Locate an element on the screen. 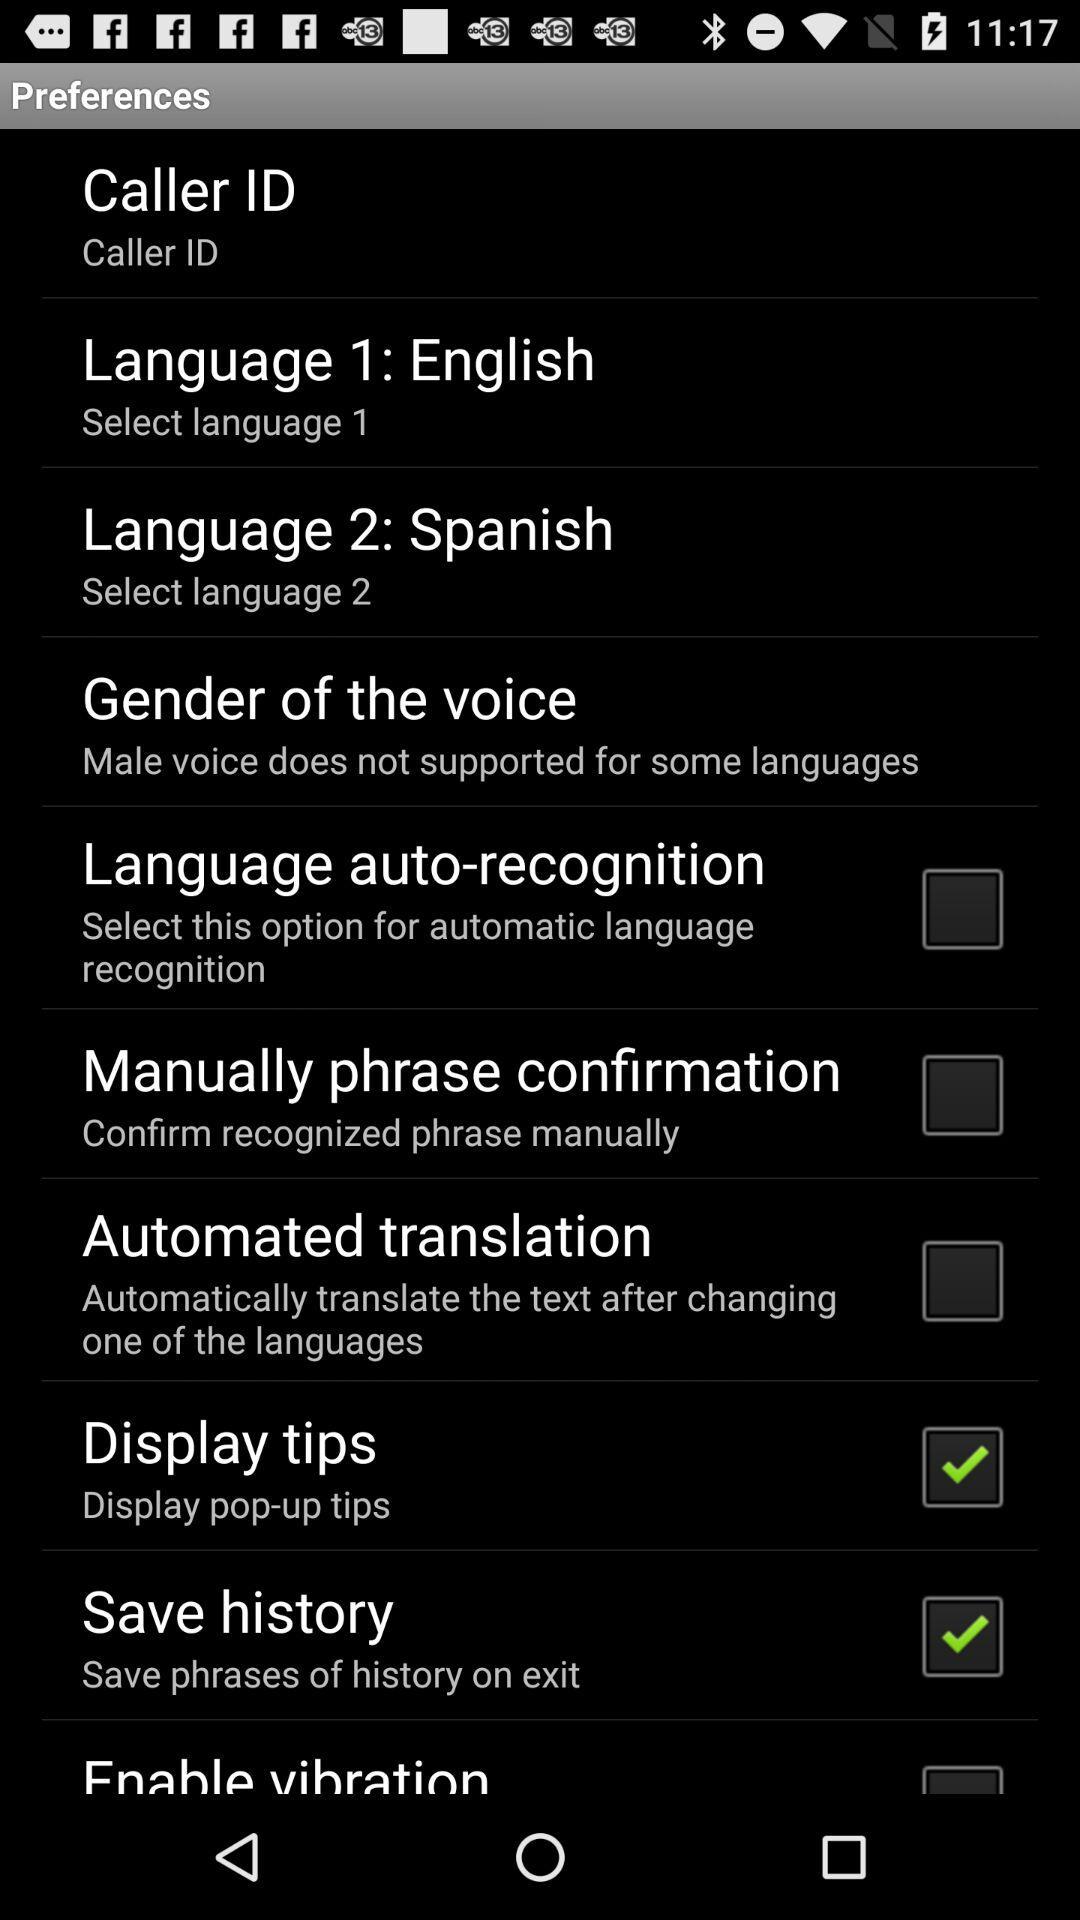 The image size is (1080, 1920). app above automatically translate the icon is located at coordinates (367, 1232).